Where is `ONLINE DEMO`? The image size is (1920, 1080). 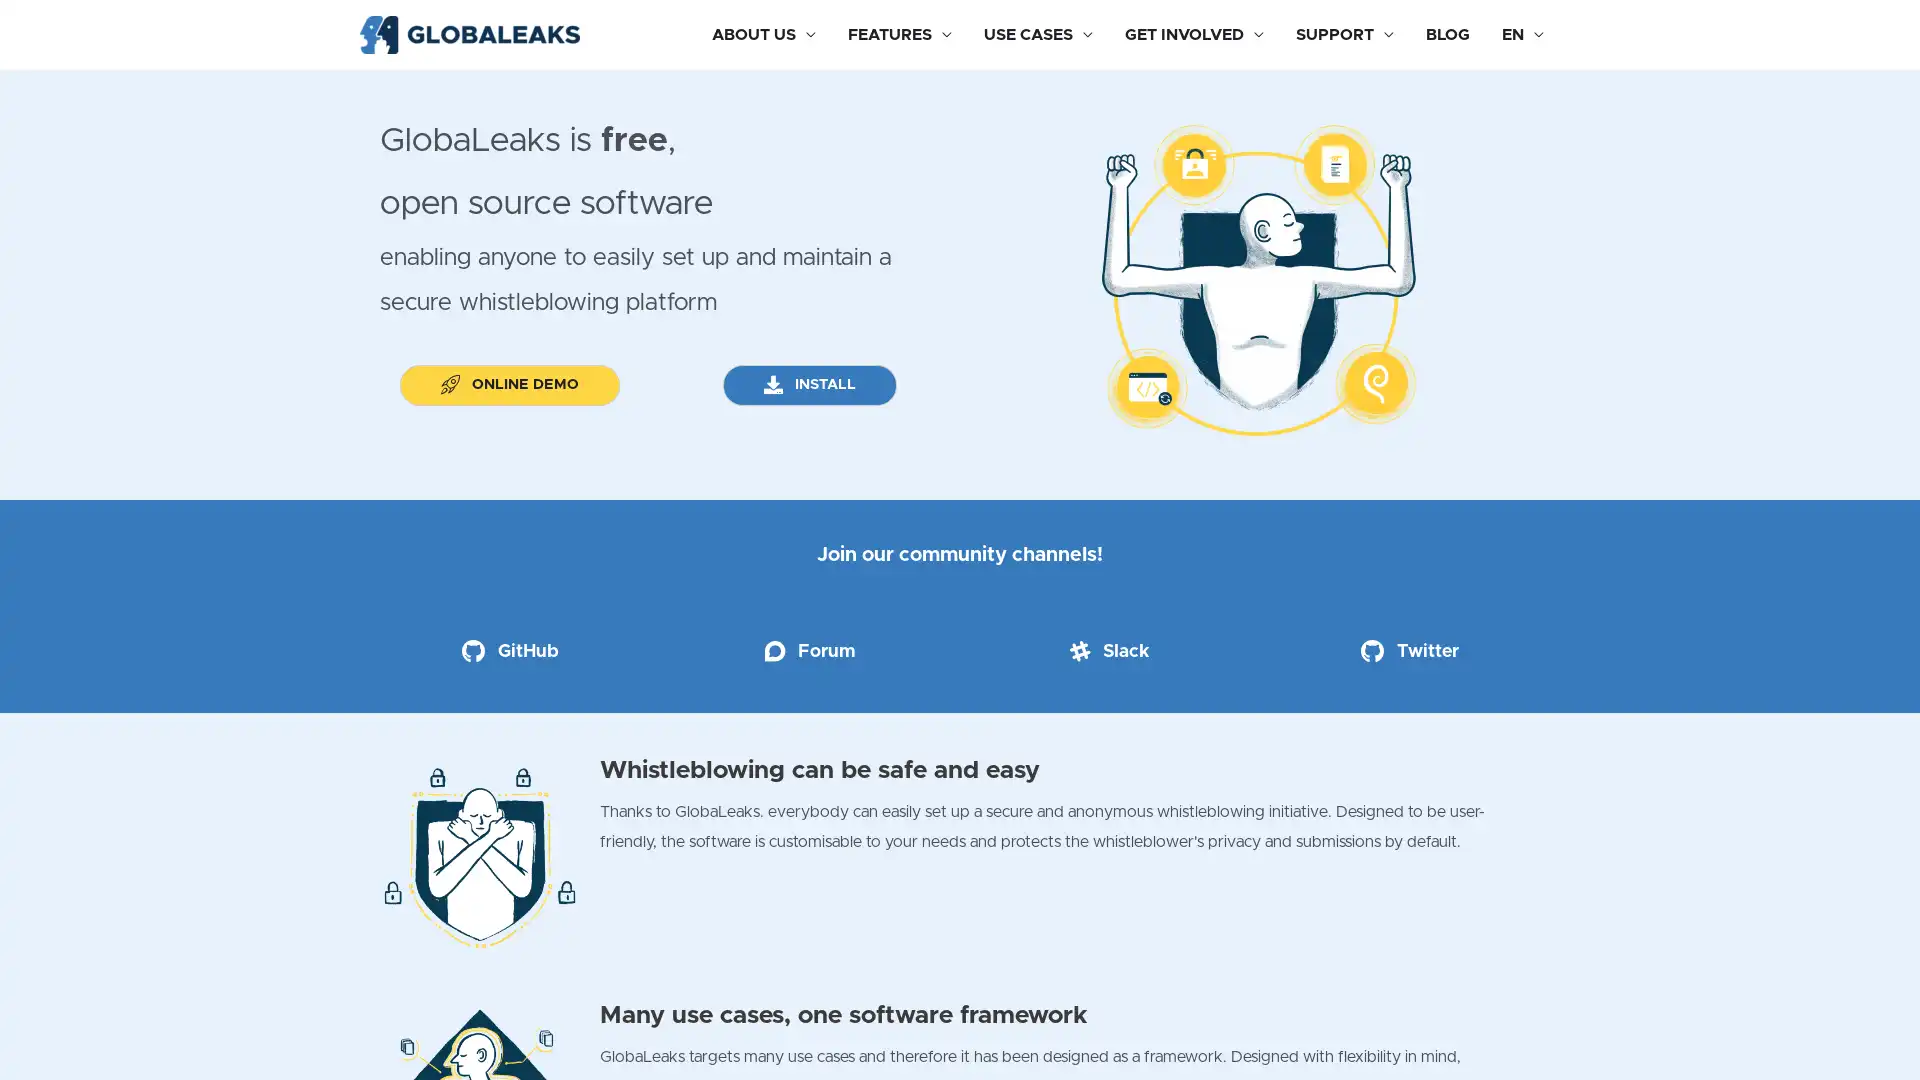
ONLINE DEMO is located at coordinates (509, 386).